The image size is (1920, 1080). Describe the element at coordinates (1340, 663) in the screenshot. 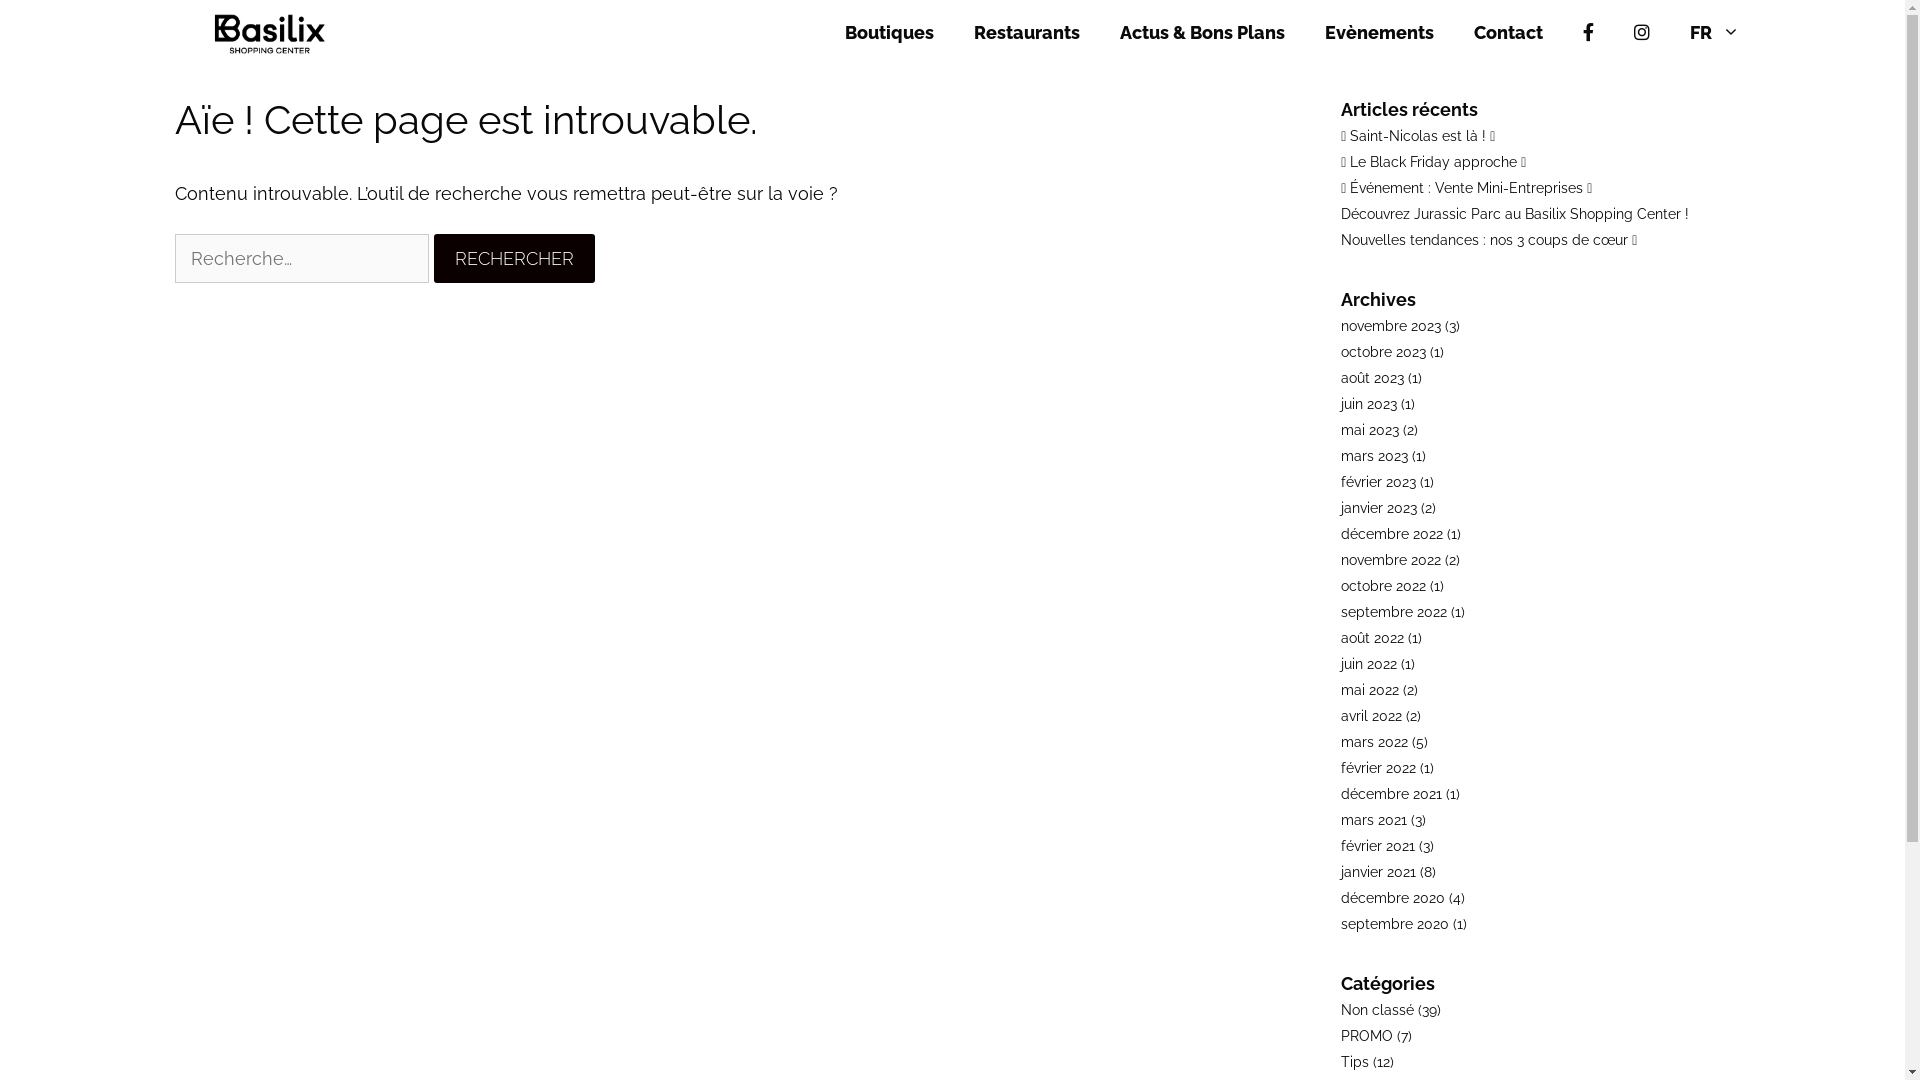

I see `'juin 2022'` at that location.